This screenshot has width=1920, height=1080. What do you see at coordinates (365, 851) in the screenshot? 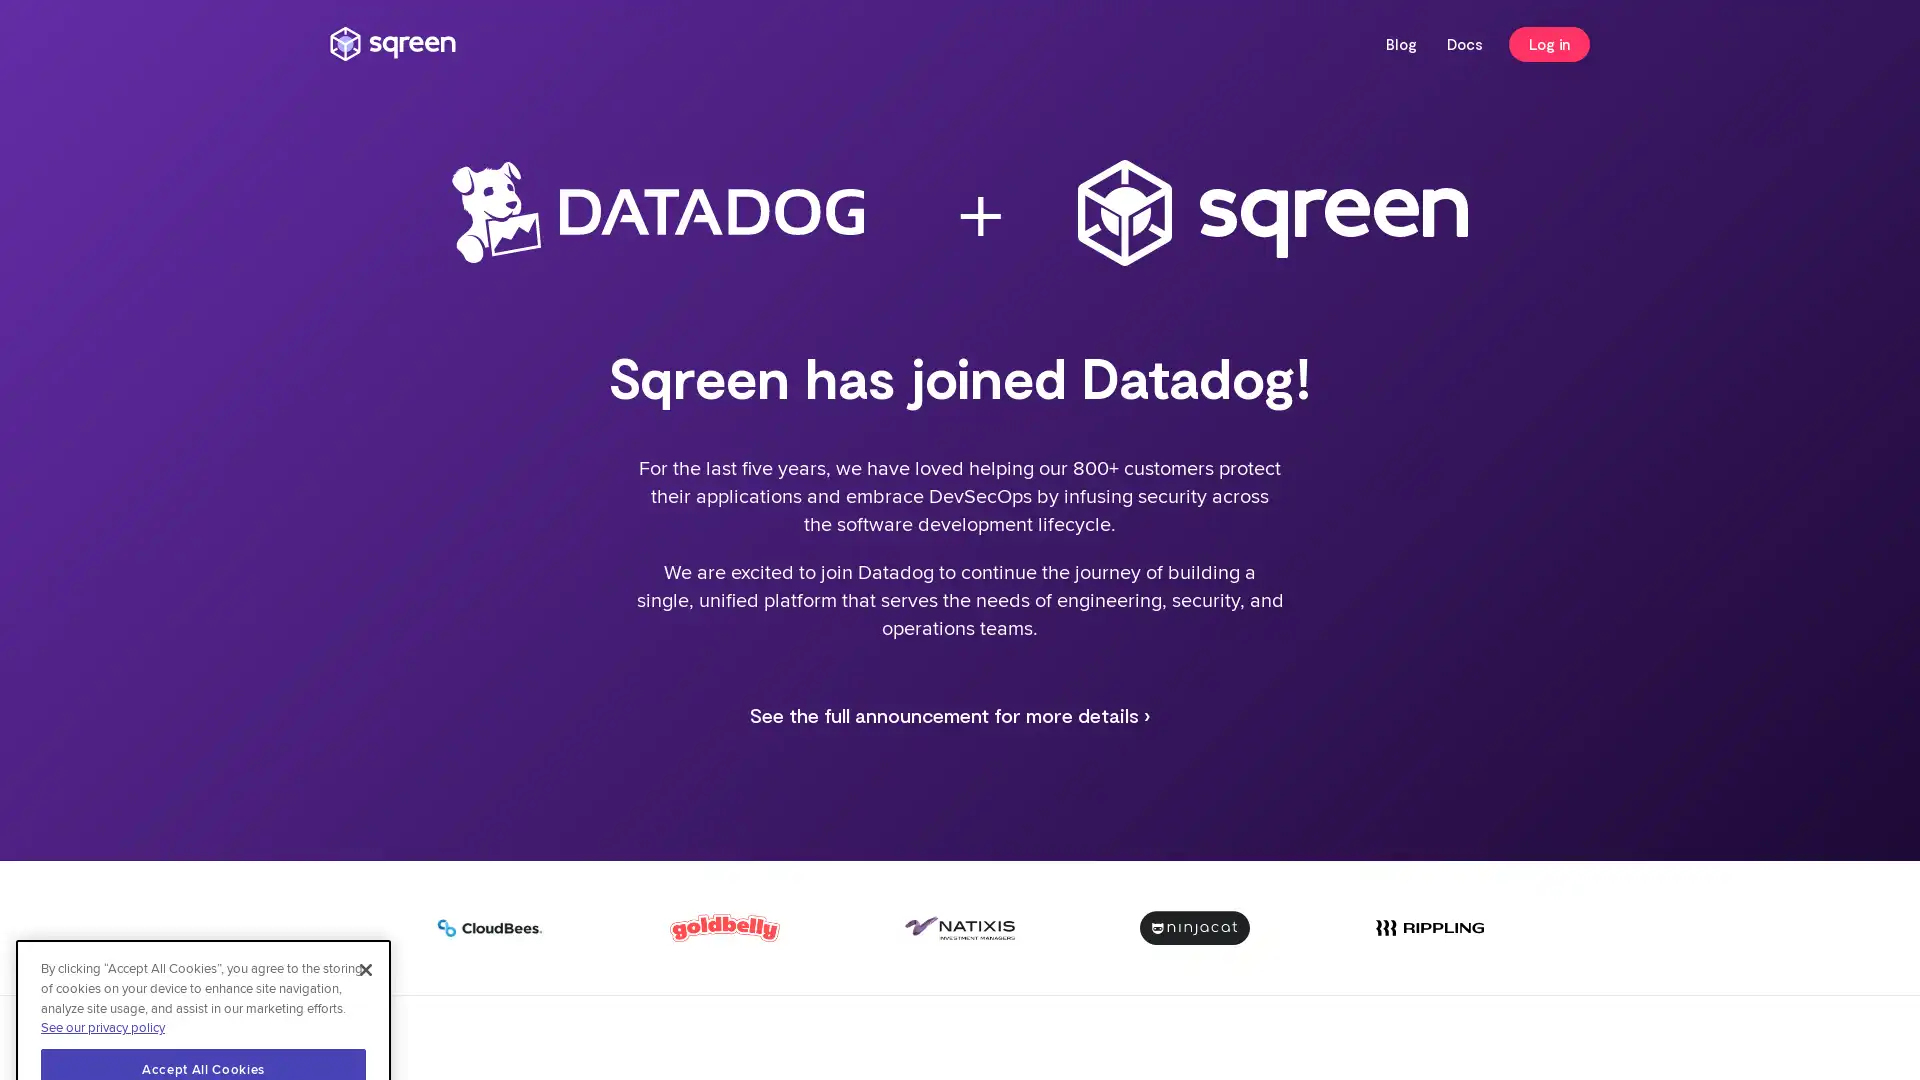
I see `Close` at bounding box center [365, 851].